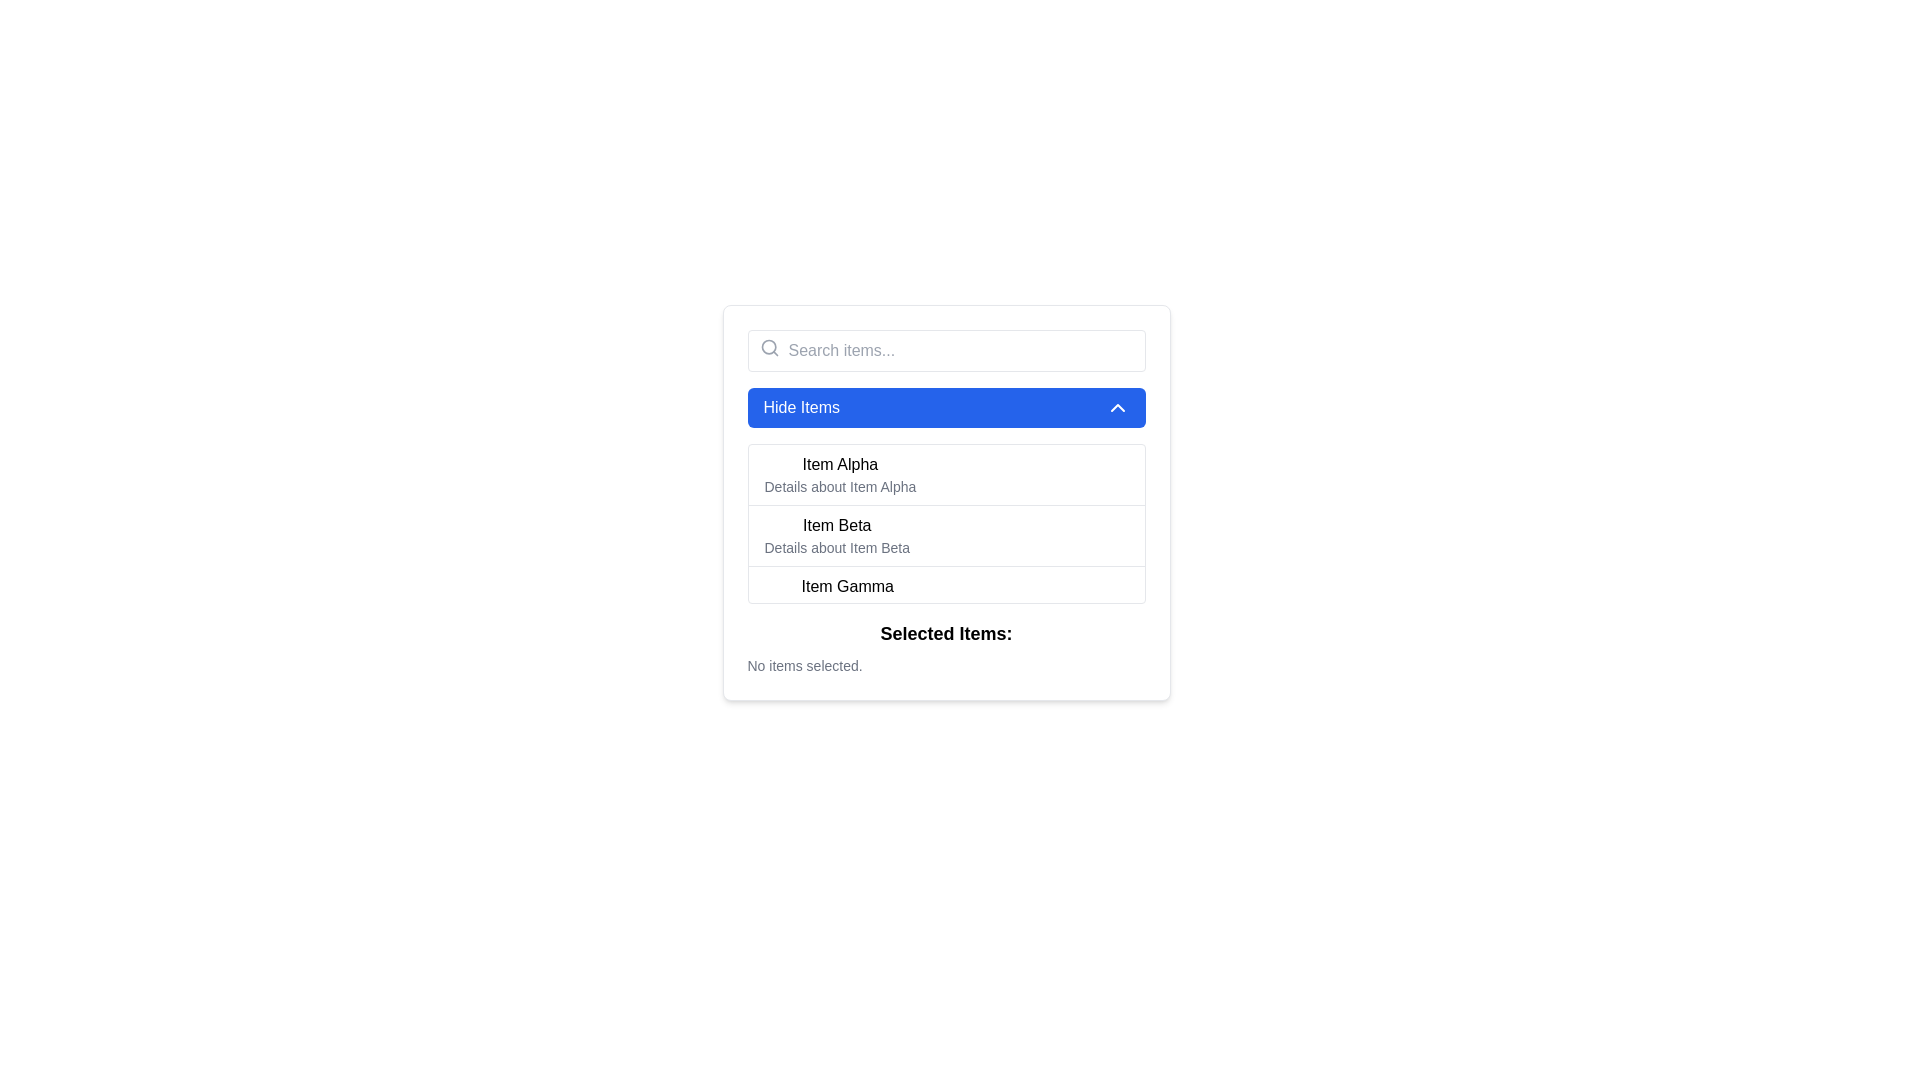 The image size is (1920, 1080). What do you see at coordinates (768, 346) in the screenshot?
I see `the small magnifying glass icon, which is styled with a circular outline and positioned inside the left area of the search bar` at bounding box center [768, 346].